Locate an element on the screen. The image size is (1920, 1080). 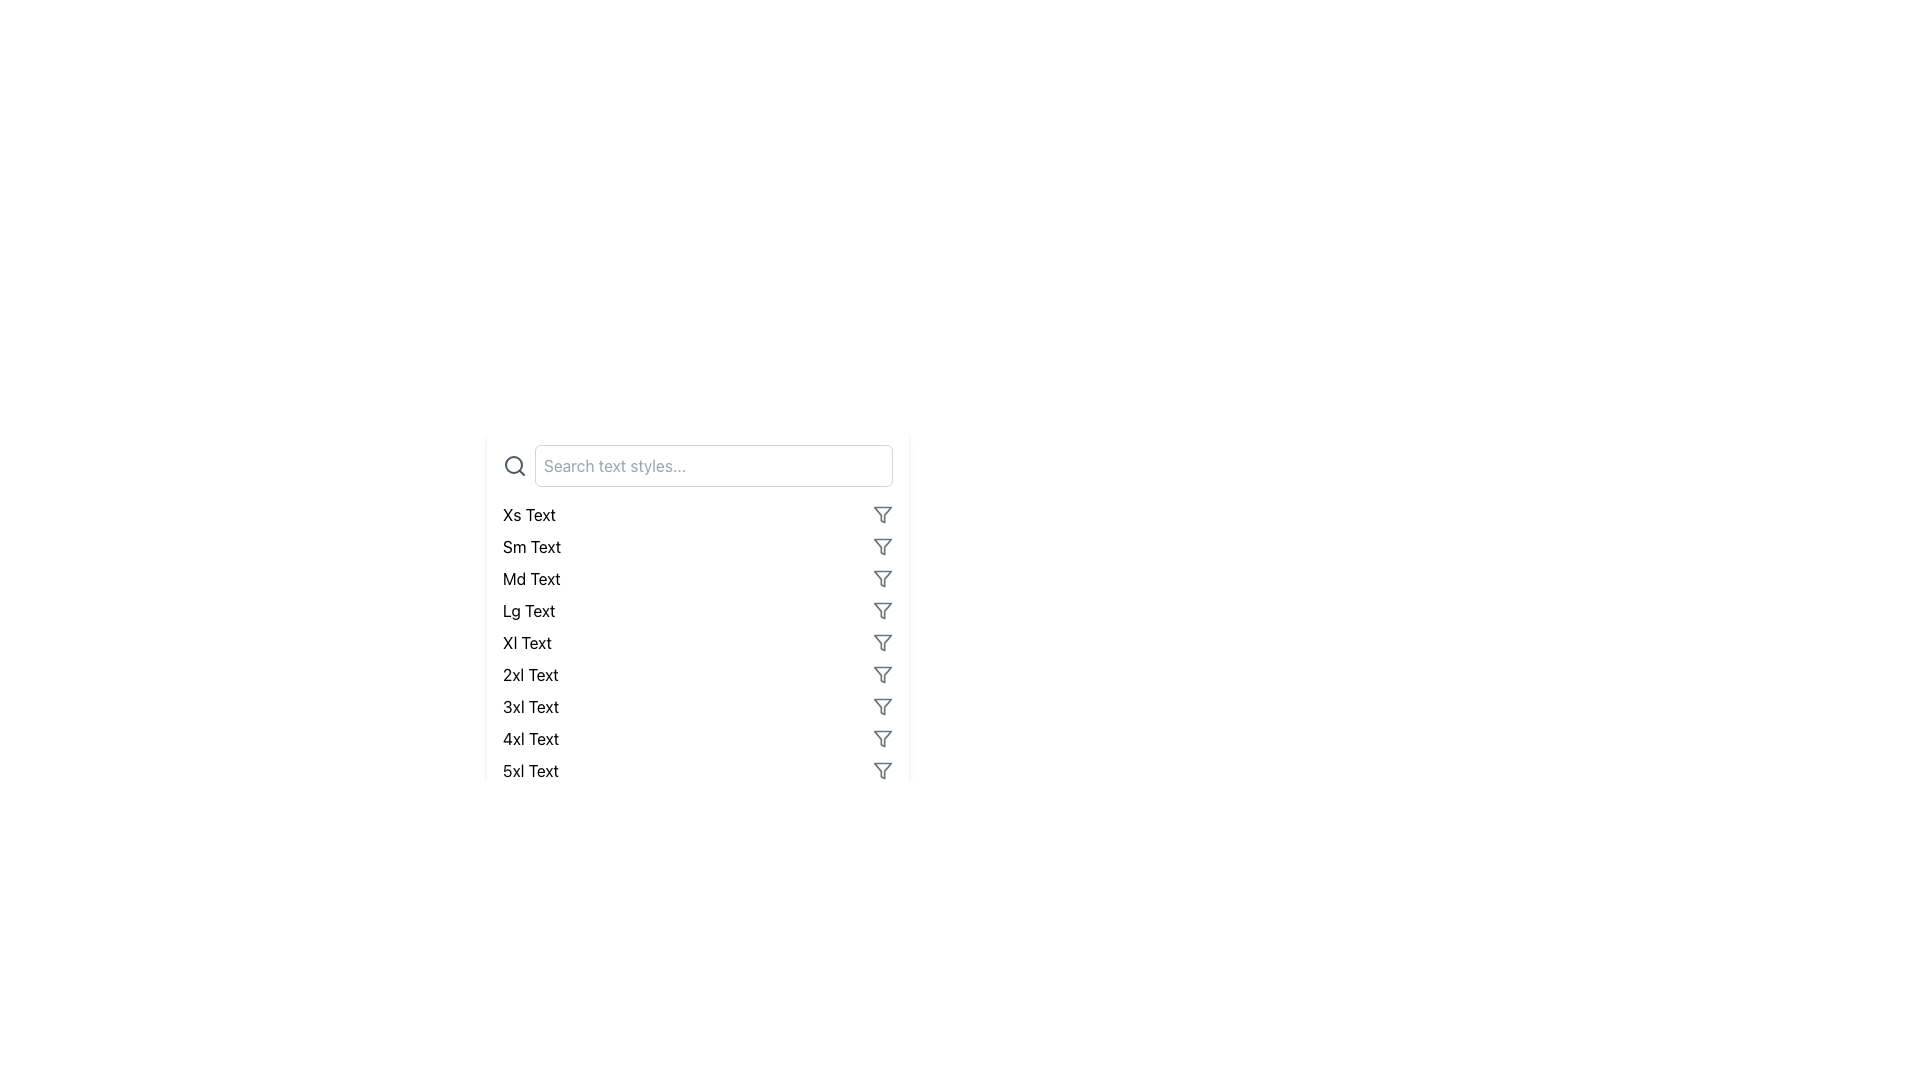
the medium text size label is located at coordinates (531, 578).